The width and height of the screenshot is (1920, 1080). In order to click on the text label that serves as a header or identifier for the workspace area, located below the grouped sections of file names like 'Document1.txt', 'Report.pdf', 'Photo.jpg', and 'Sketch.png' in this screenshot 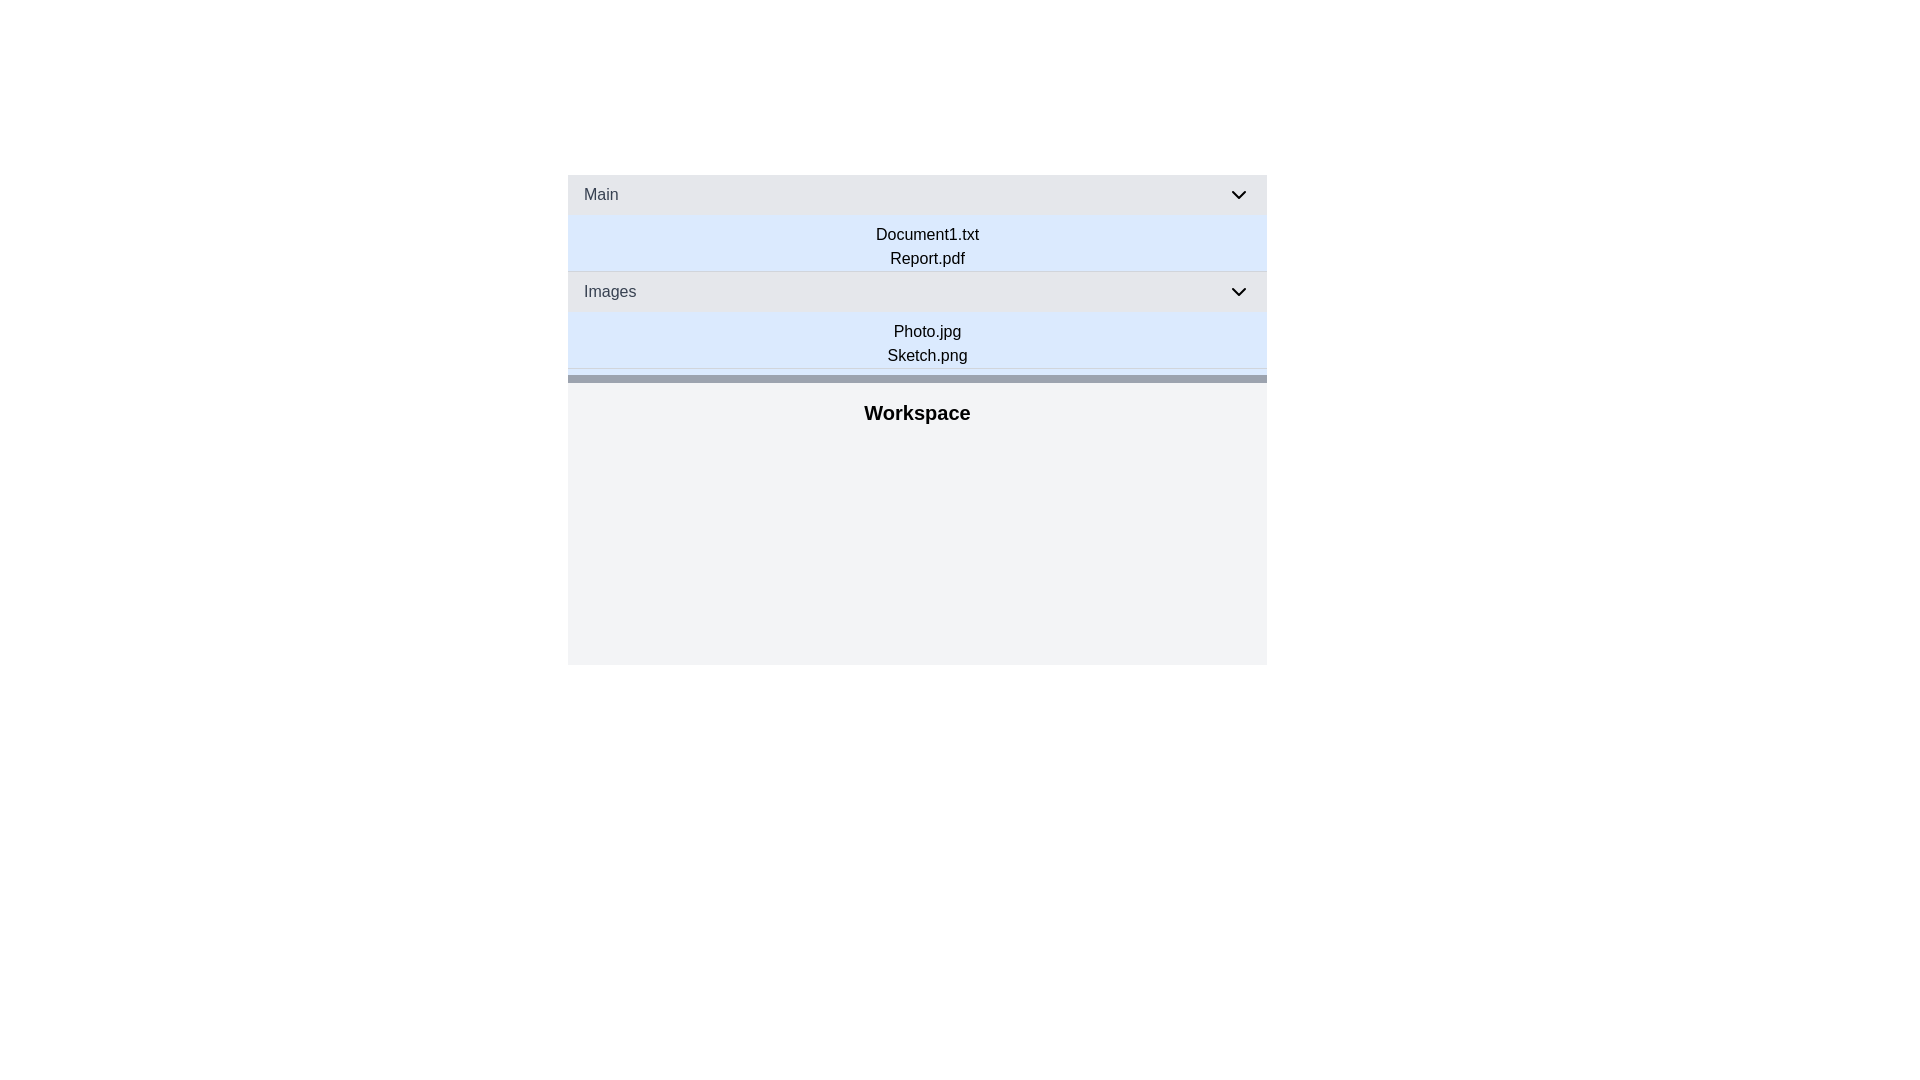, I will do `click(916, 407)`.